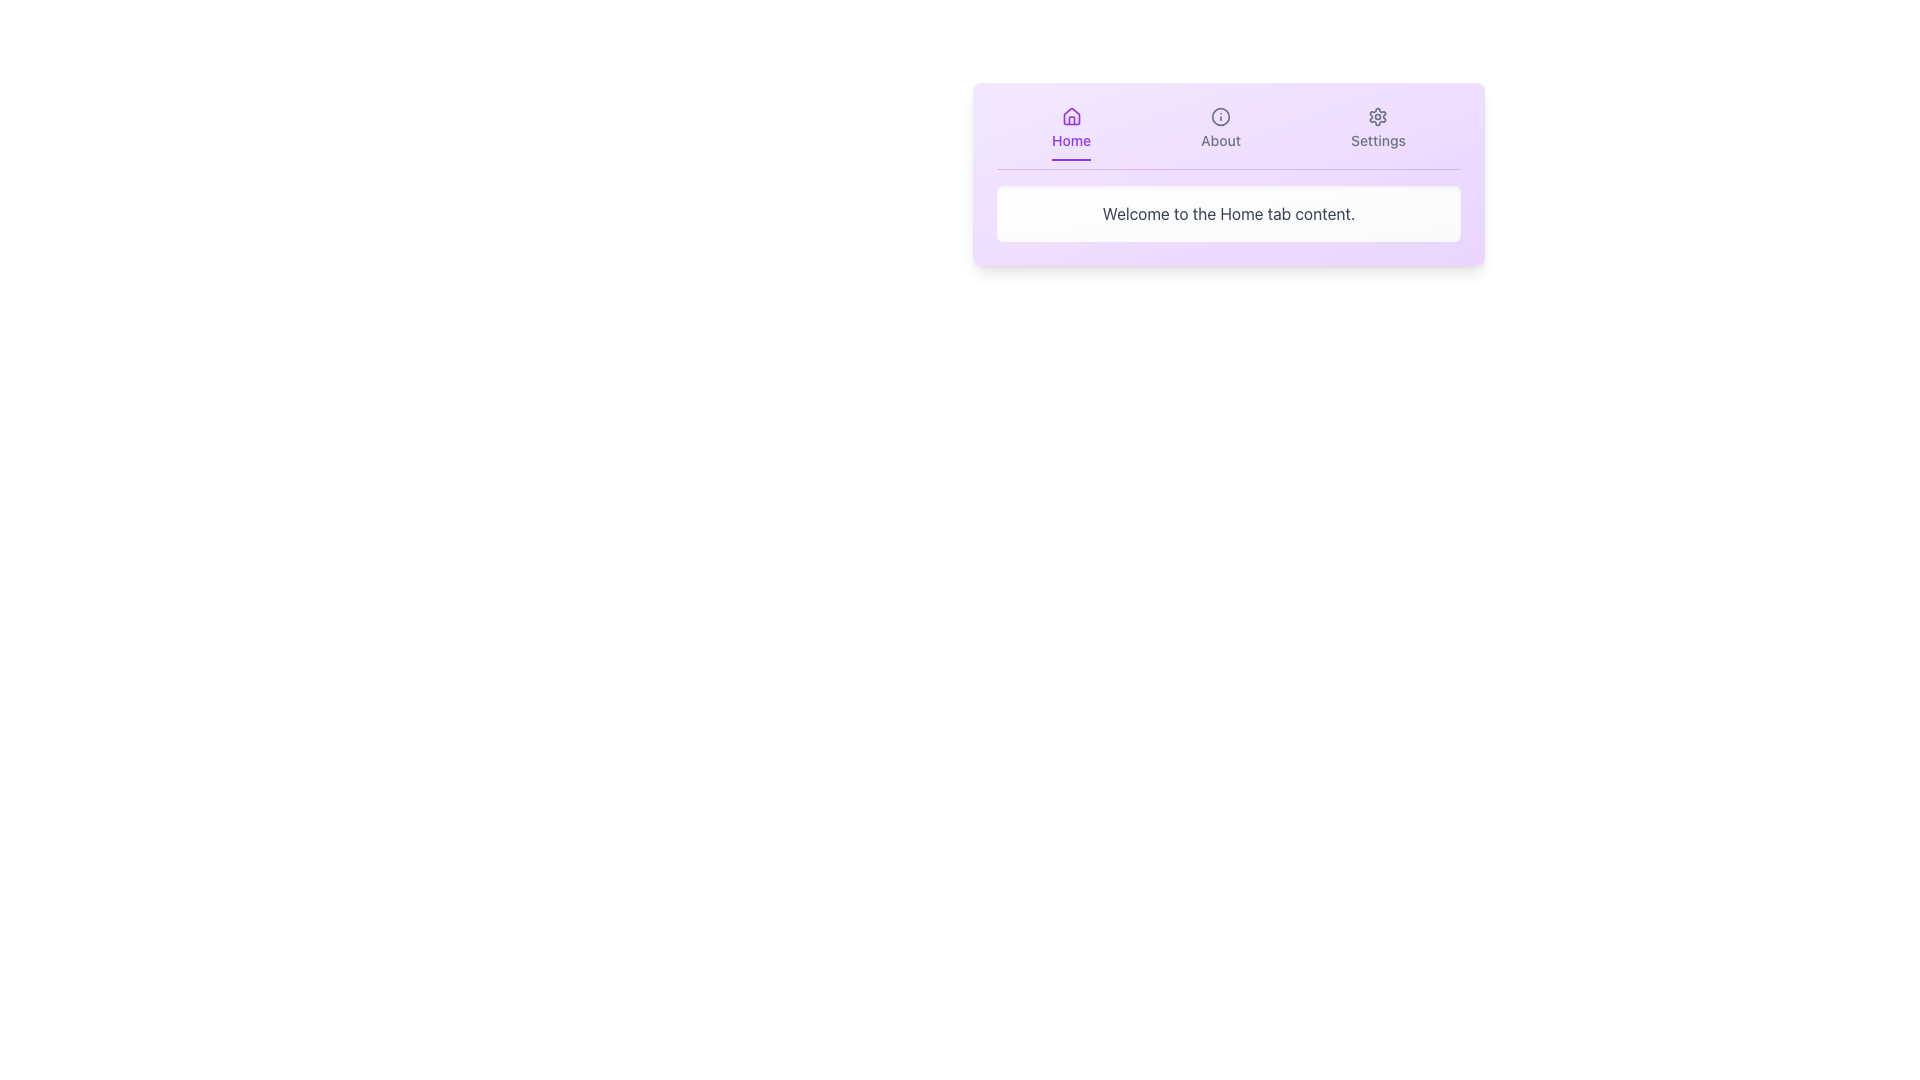 The height and width of the screenshot is (1080, 1920). Describe the element at coordinates (1219, 116) in the screenshot. I see `the circular SVG element located at the center of the 'About' icon in the header menu` at that location.